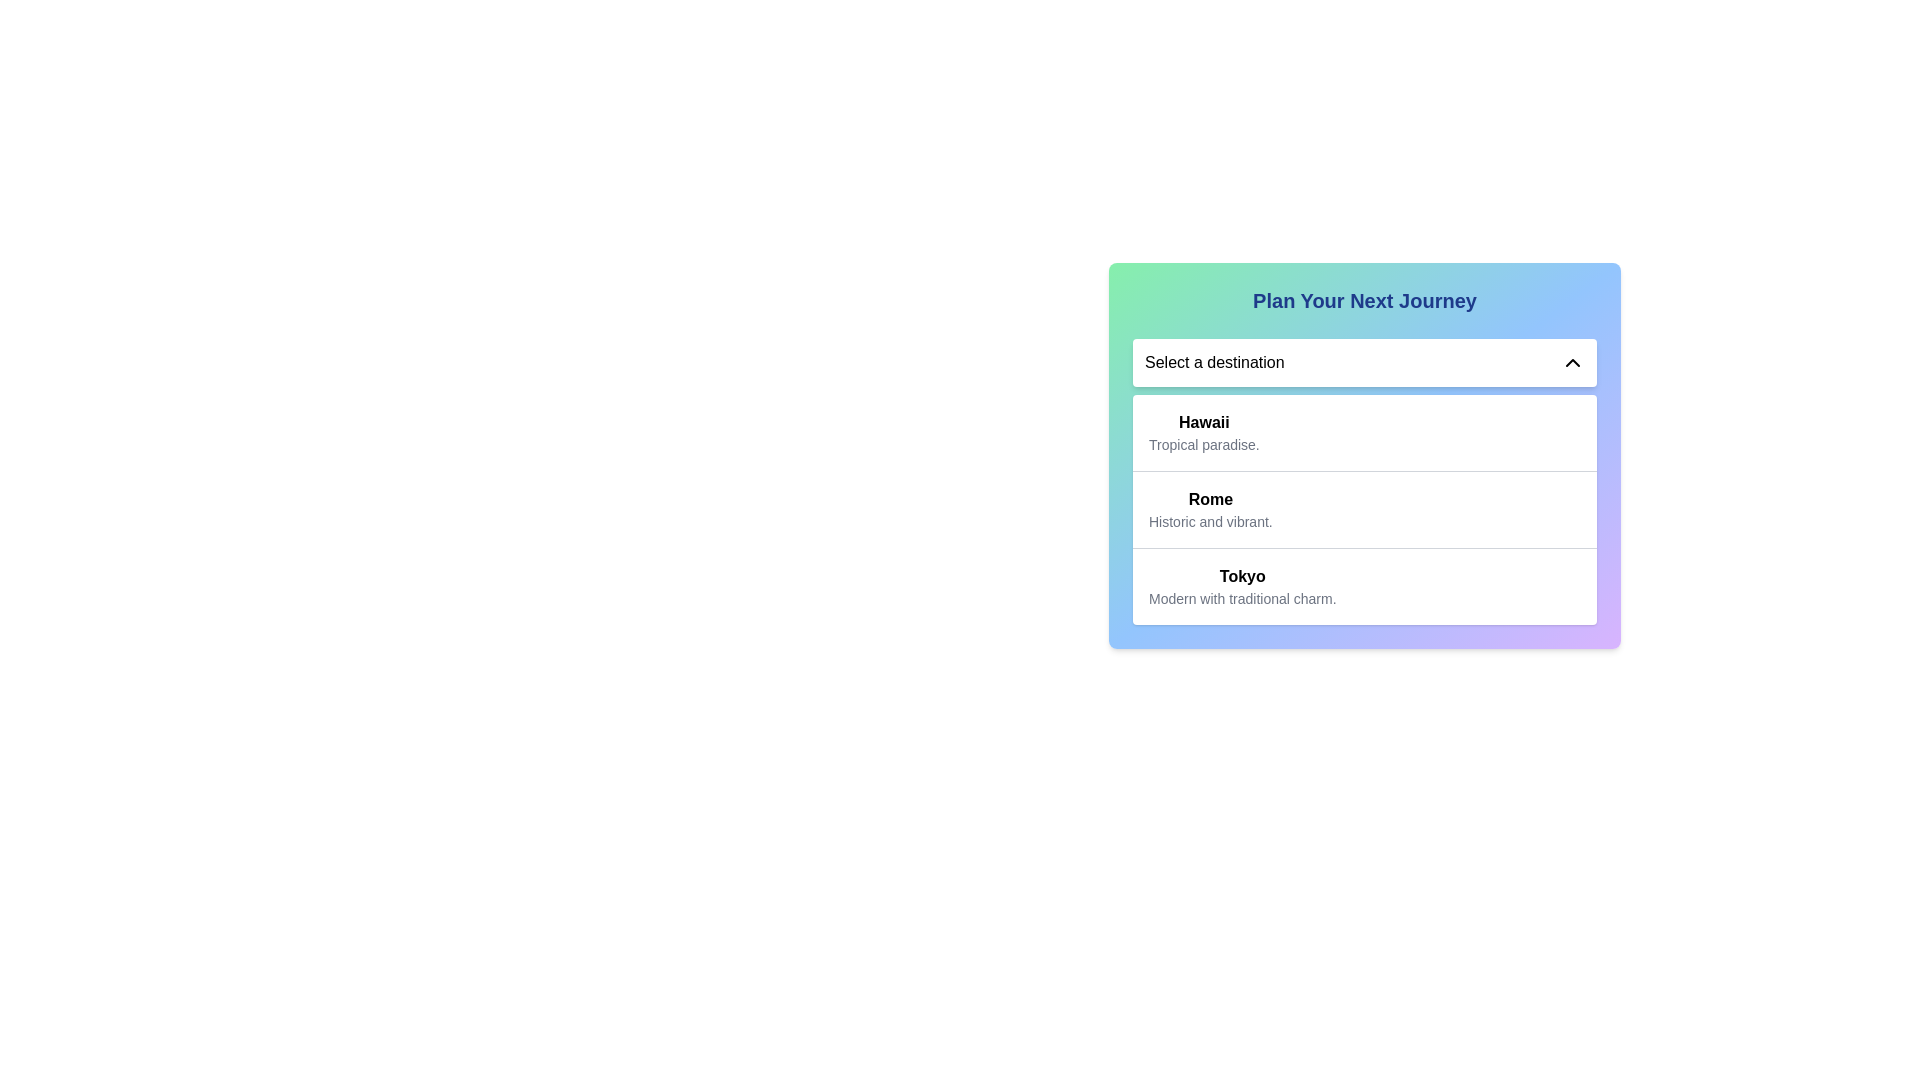  What do you see at coordinates (1241, 585) in the screenshot?
I see `the text display for 'Tokyo'` at bounding box center [1241, 585].